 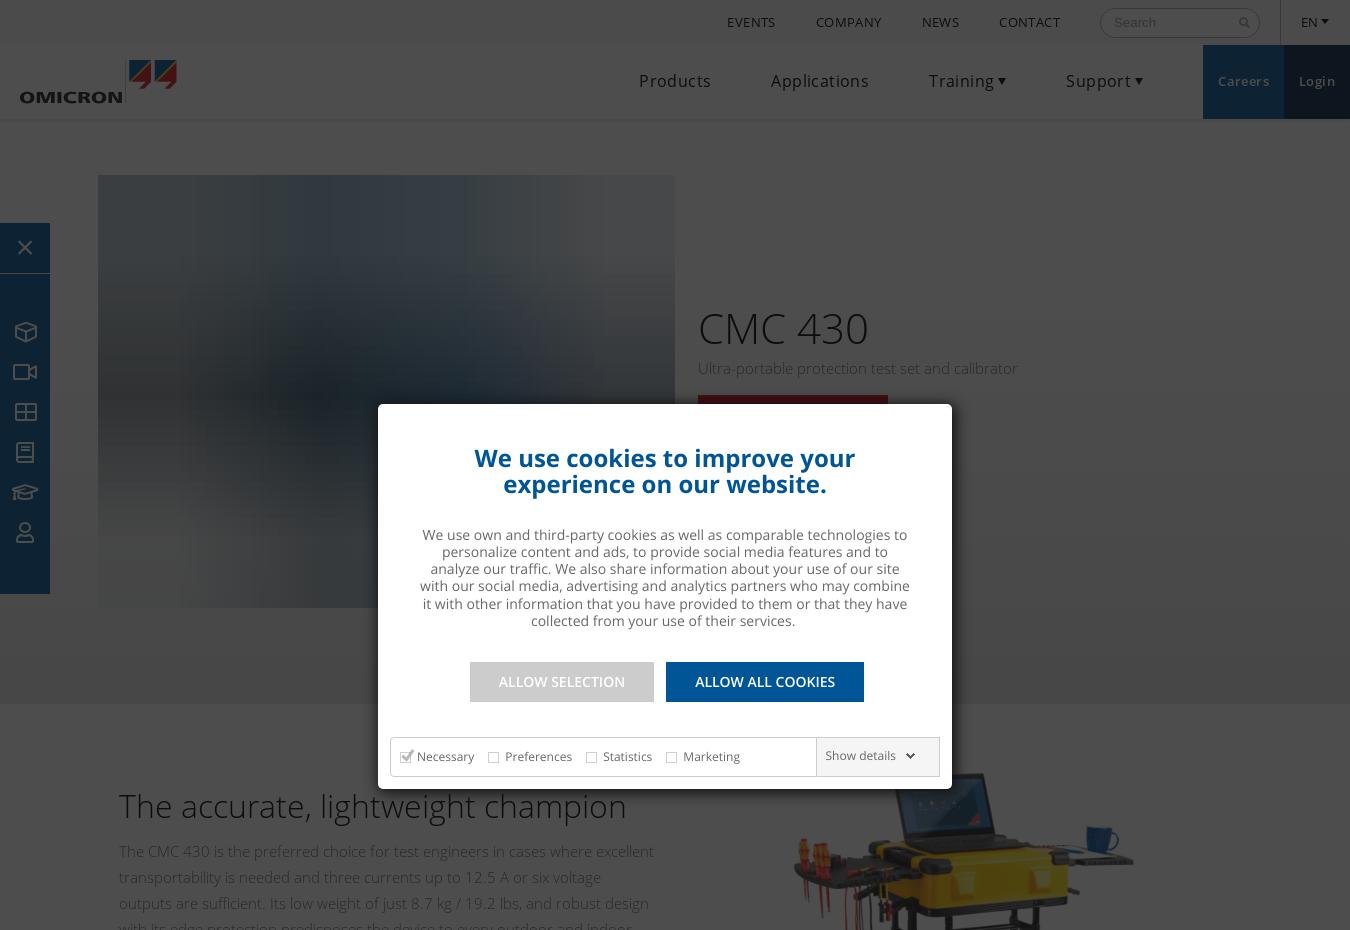 What do you see at coordinates (1098, 81) in the screenshot?
I see `'Support'` at bounding box center [1098, 81].